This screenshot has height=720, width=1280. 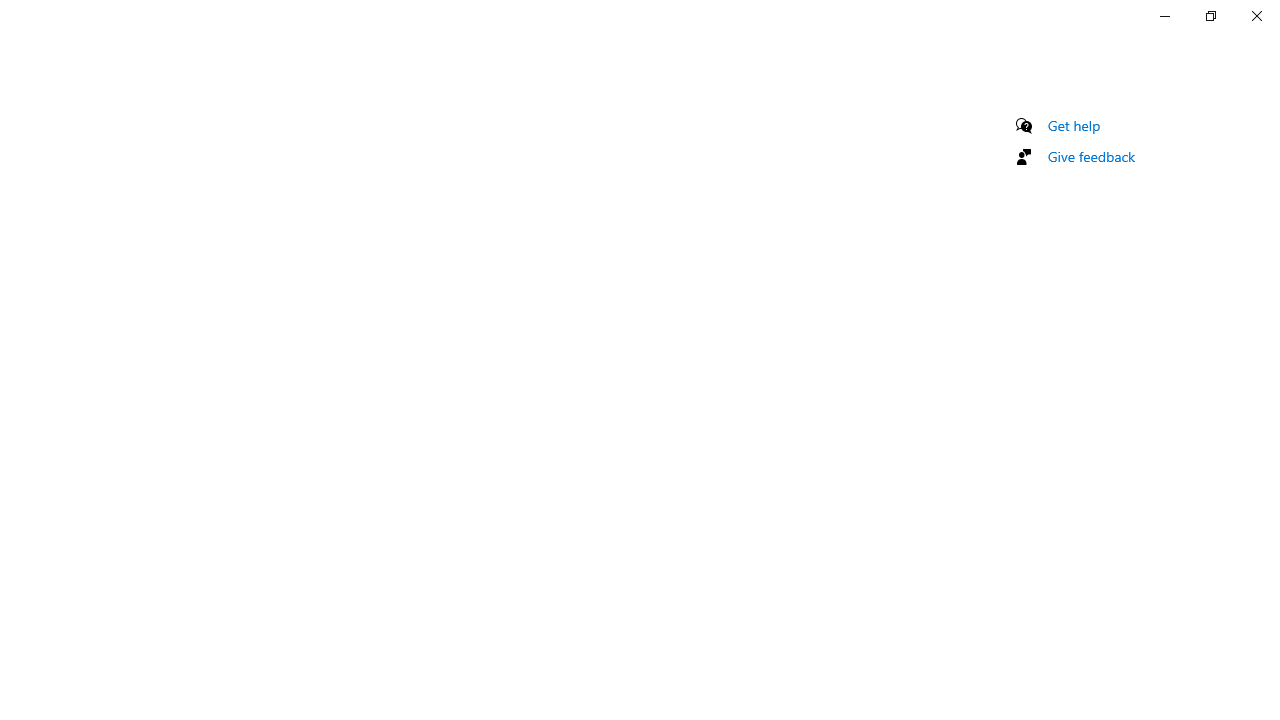 What do you see at coordinates (1090, 155) in the screenshot?
I see `'Give feedback'` at bounding box center [1090, 155].